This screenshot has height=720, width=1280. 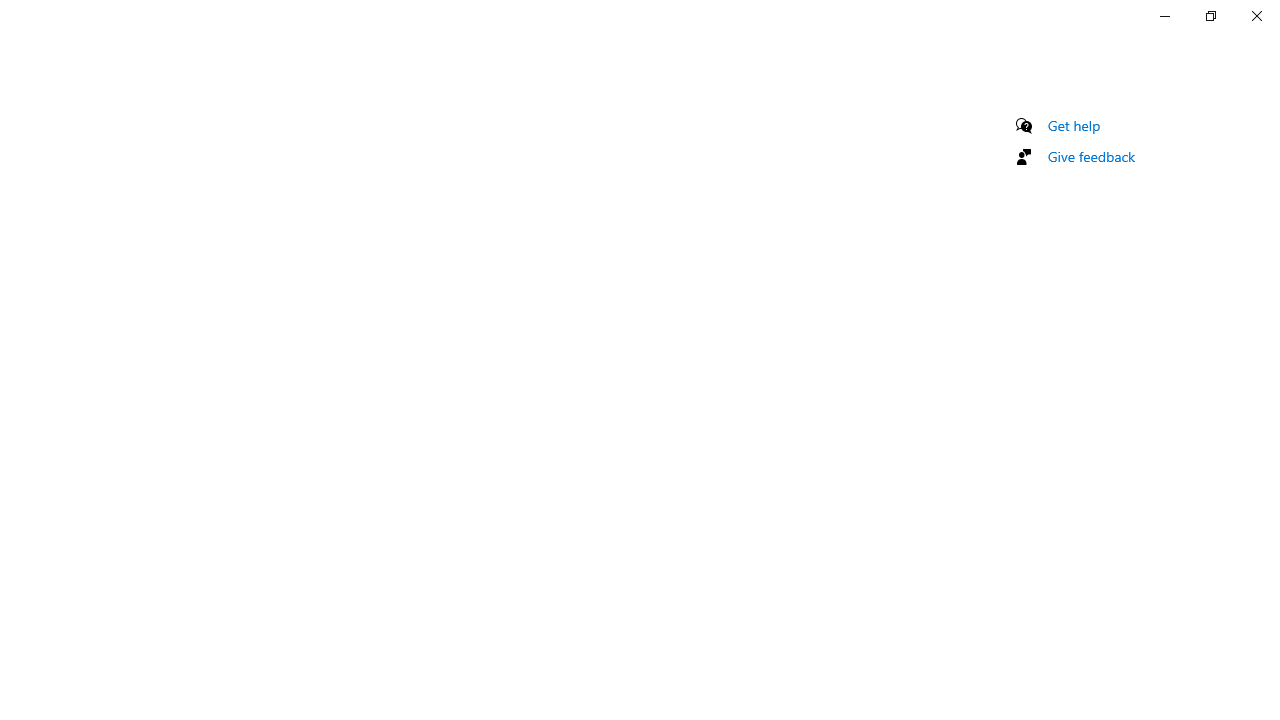 What do you see at coordinates (1090, 155) in the screenshot?
I see `'Give feedback'` at bounding box center [1090, 155].